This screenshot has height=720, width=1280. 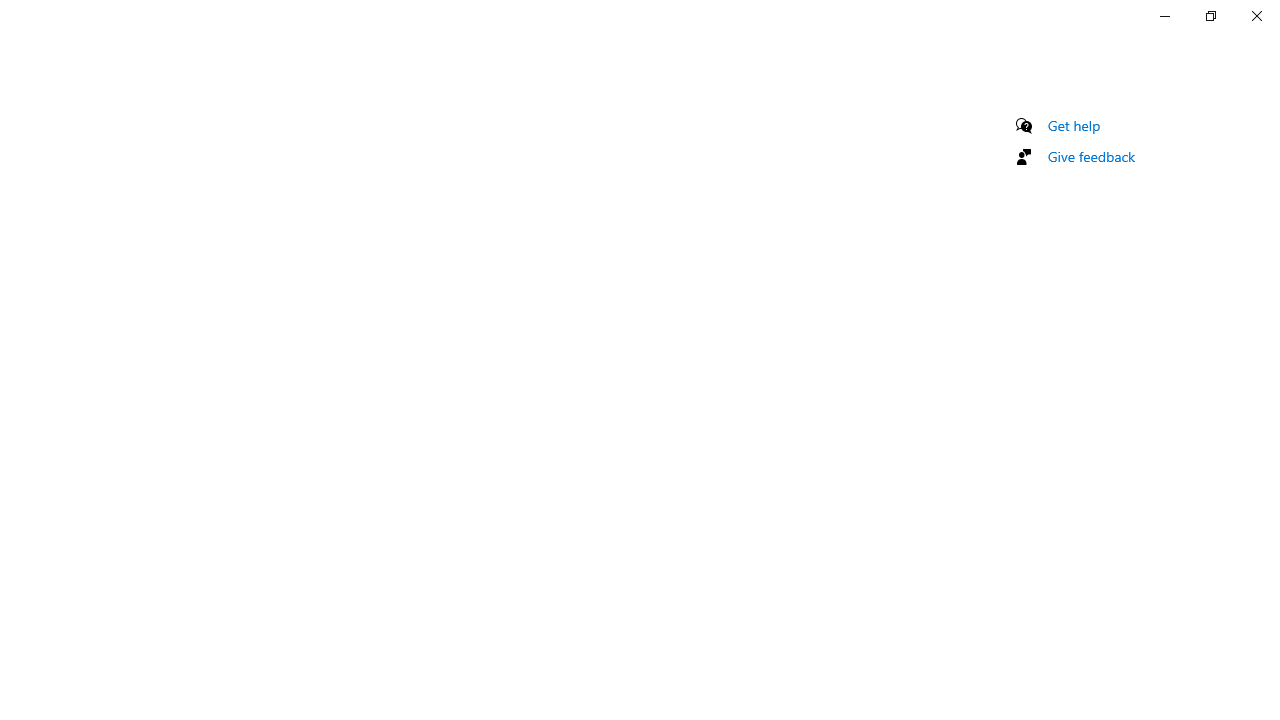 What do you see at coordinates (1090, 155) in the screenshot?
I see `'Give feedback'` at bounding box center [1090, 155].